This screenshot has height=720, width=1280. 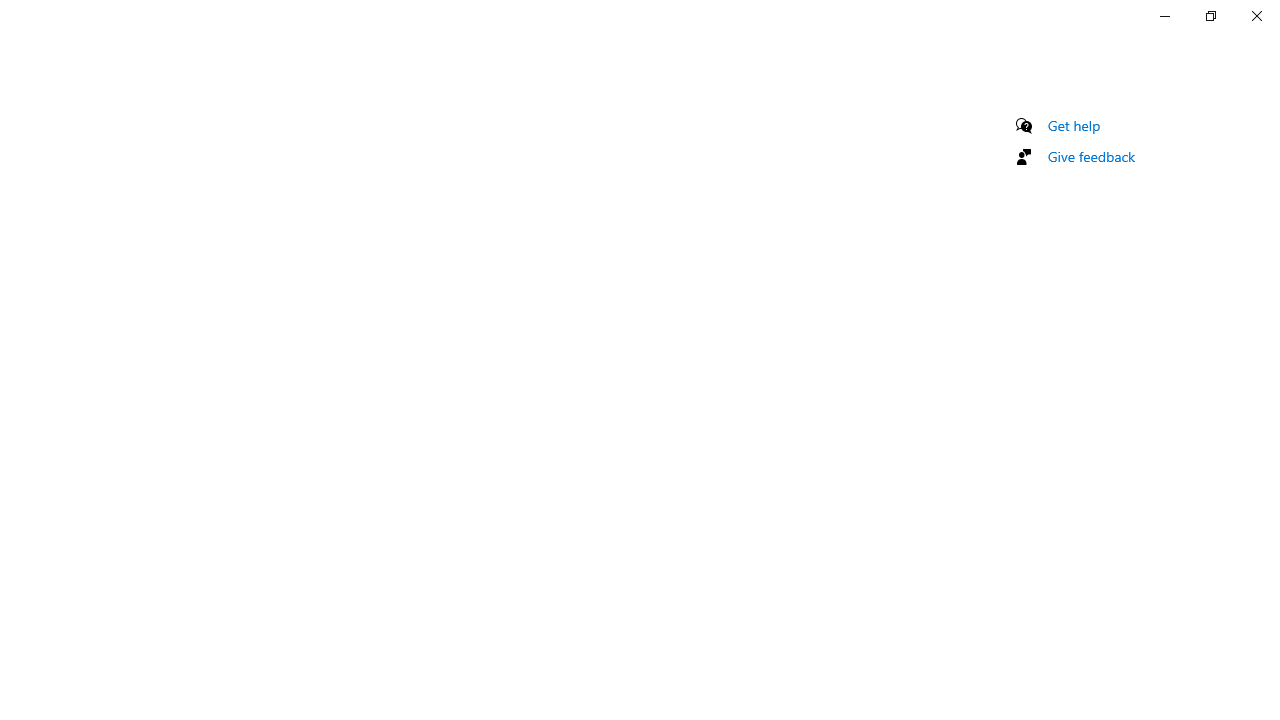 What do you see at coordinates (1090, 155) in the screenshot?
I see `'Give feedback'` at bounding box center [1090, 155].